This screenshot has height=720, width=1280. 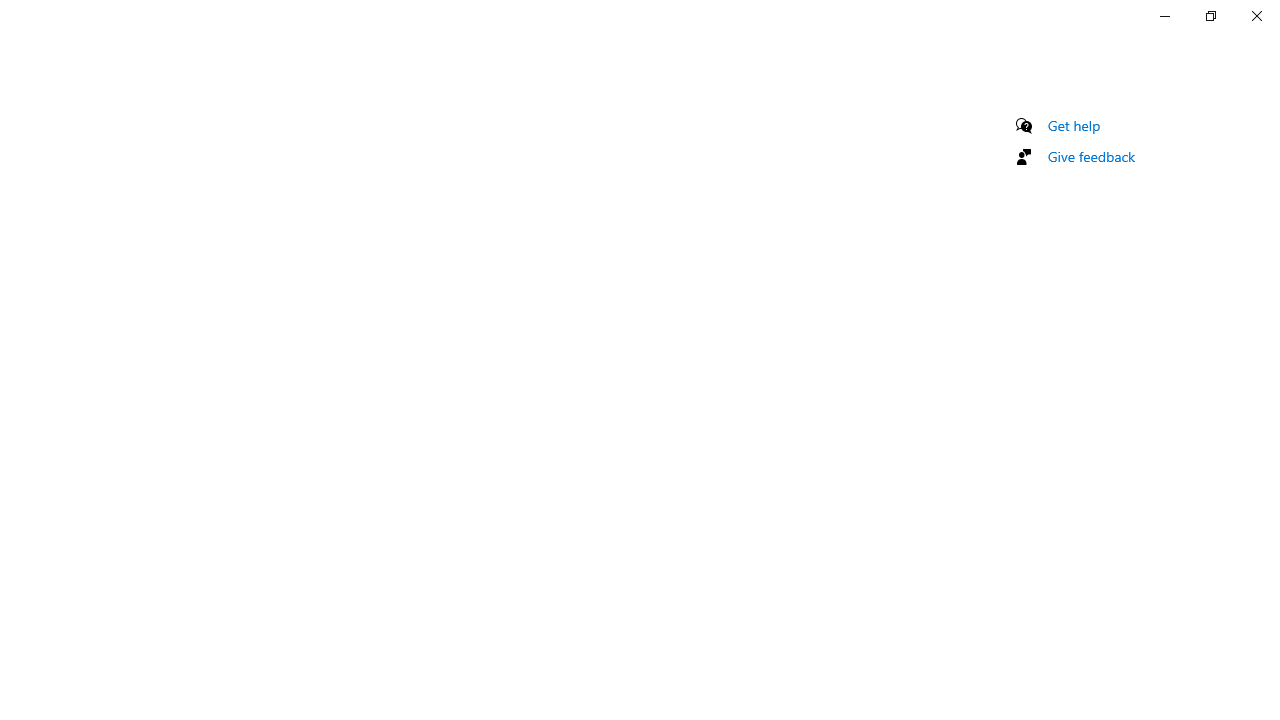 What do you see at coordinates (1090, 155) in the screenshot?
I see `'Give feedback'` at bounding box center [1090, 155].